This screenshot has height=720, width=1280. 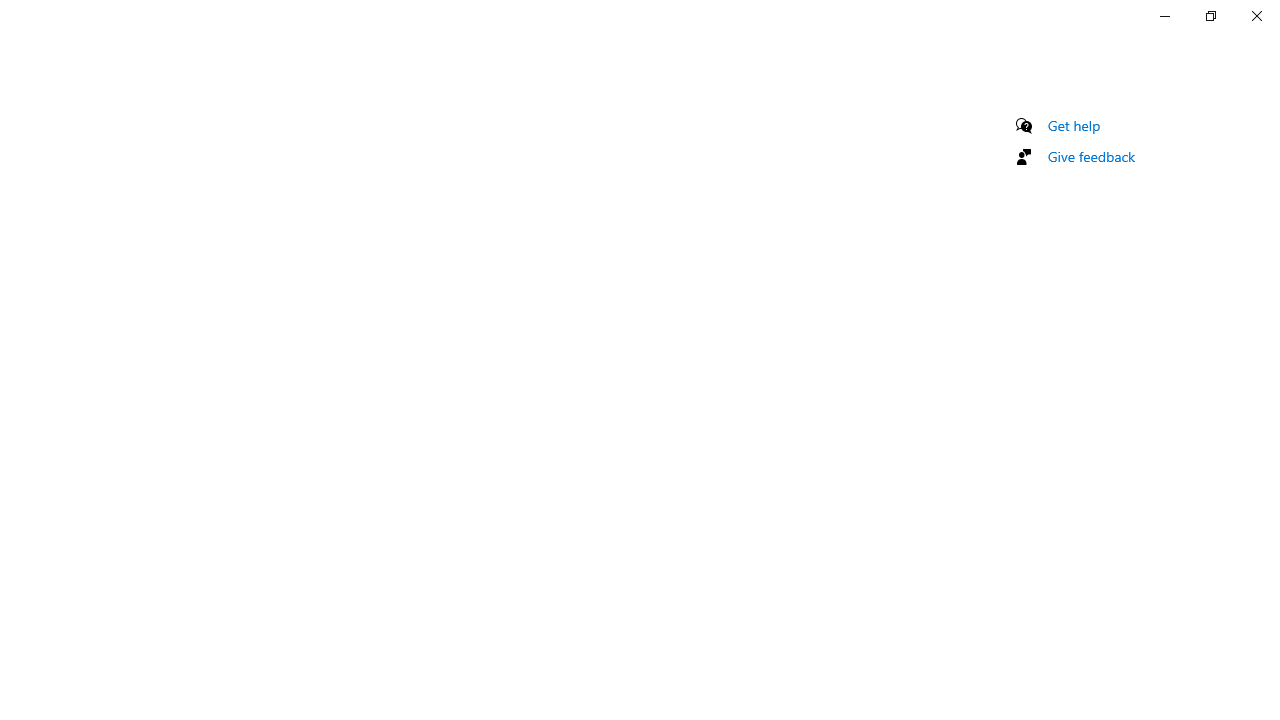 What do you see at coordinates (1090, 155) in the screenshot?
I see `'Give feedback'` at bounding box center [1090, 155].